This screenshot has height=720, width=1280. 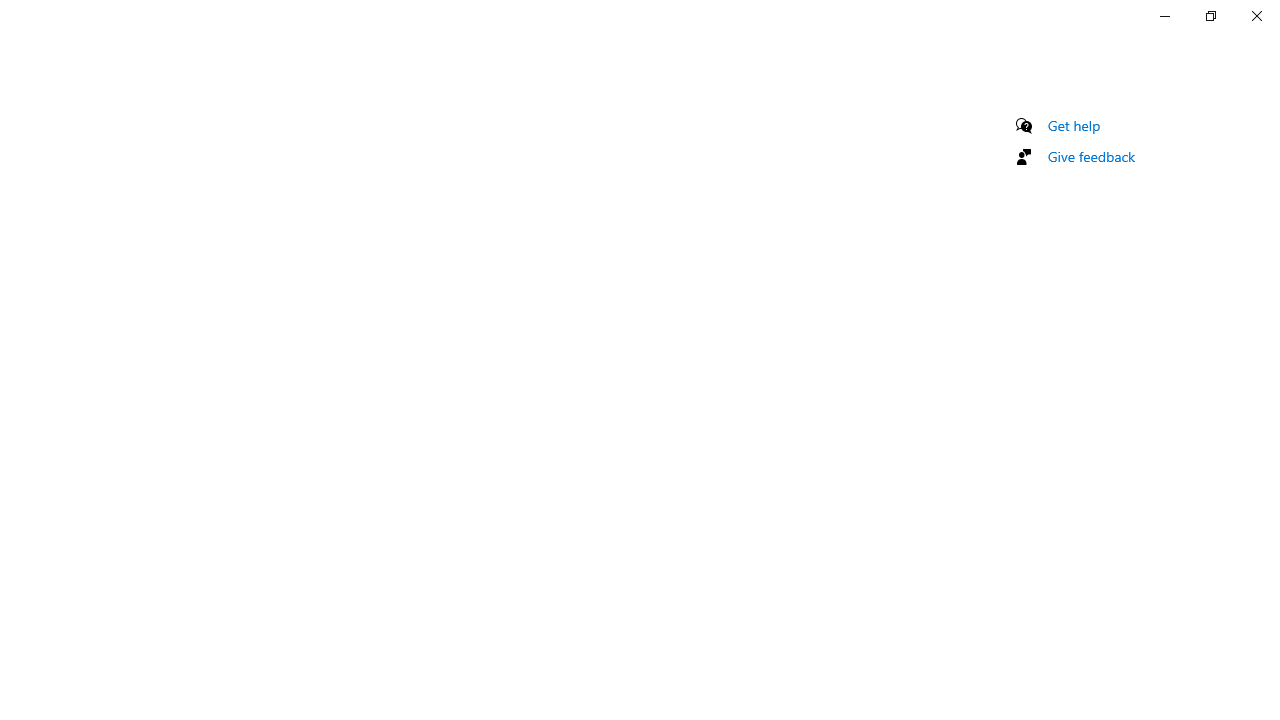 What do you see at coordinates (1090, 155) in the screenshot?
I see `'Give feedback'` at bounding box center [1090, 155].